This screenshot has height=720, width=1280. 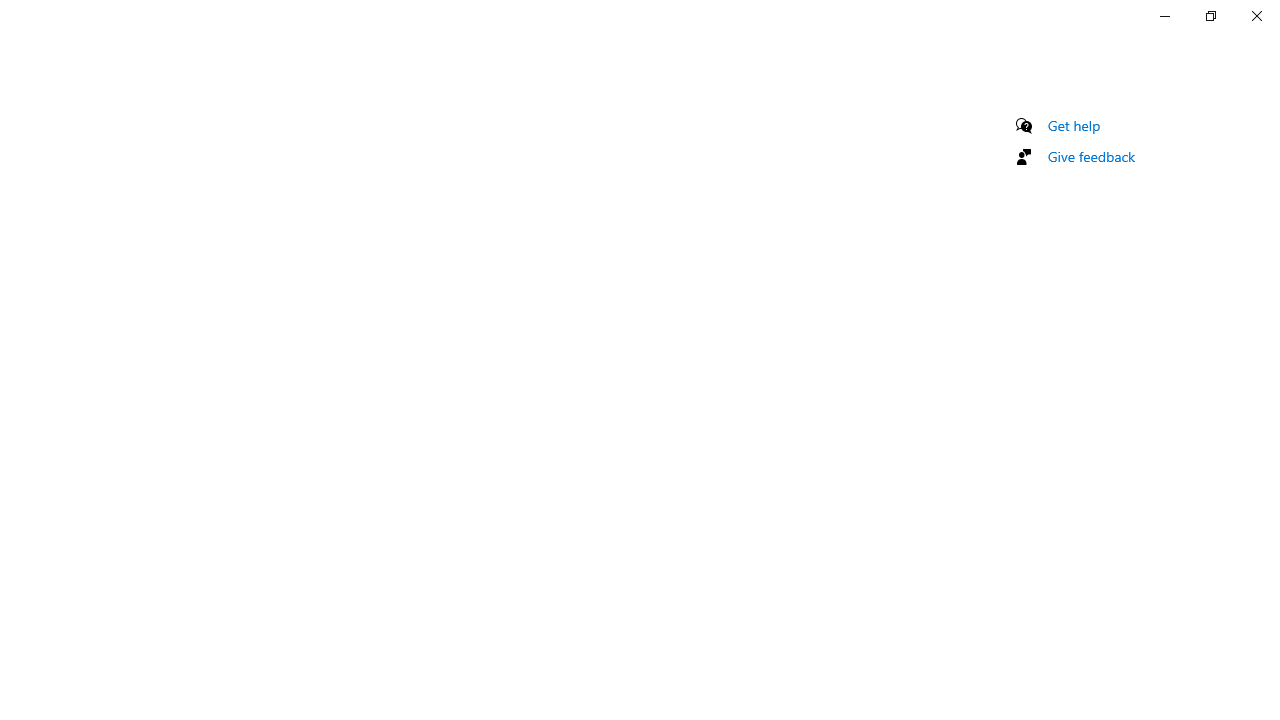 What do you see at coordinates (1090, 155) in the screenshot?
I see `'Give feedback'` at bounding box center [1090, 155].